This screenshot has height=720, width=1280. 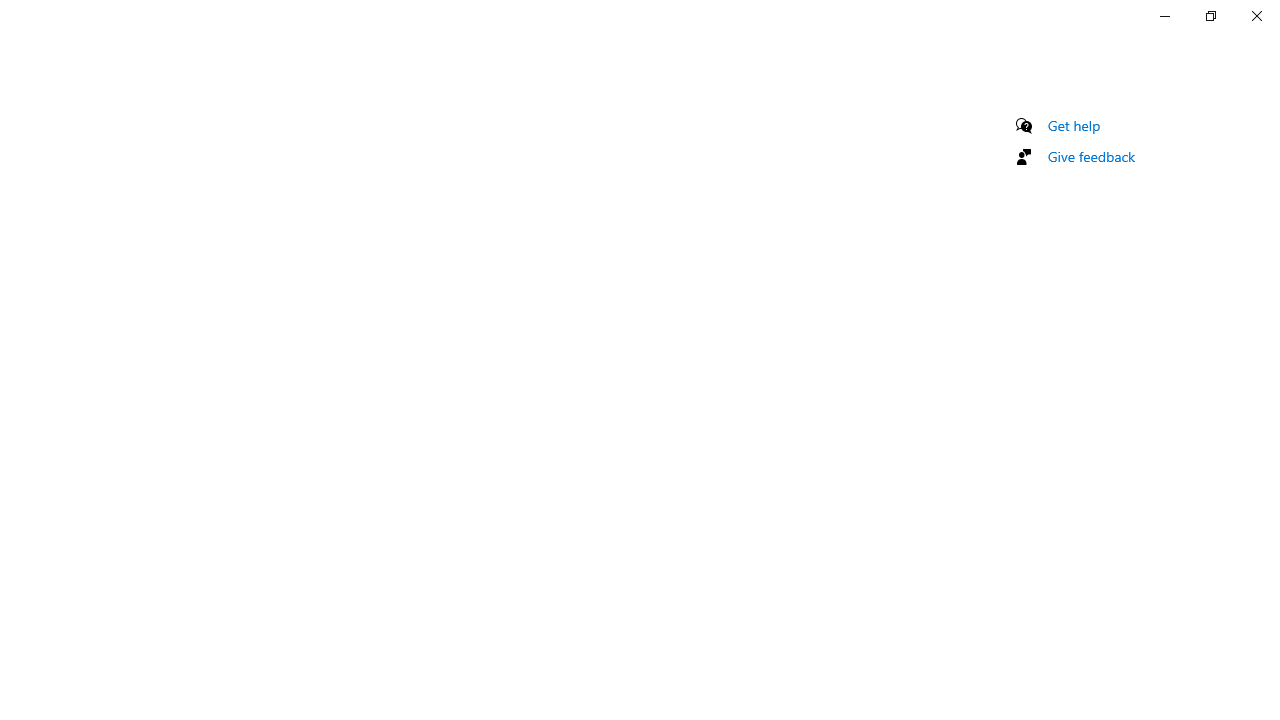 What do you see at coordinates (1090, 155) in the screenshot?
I see `'Give feedback'` at bounding box center [1090, 155].